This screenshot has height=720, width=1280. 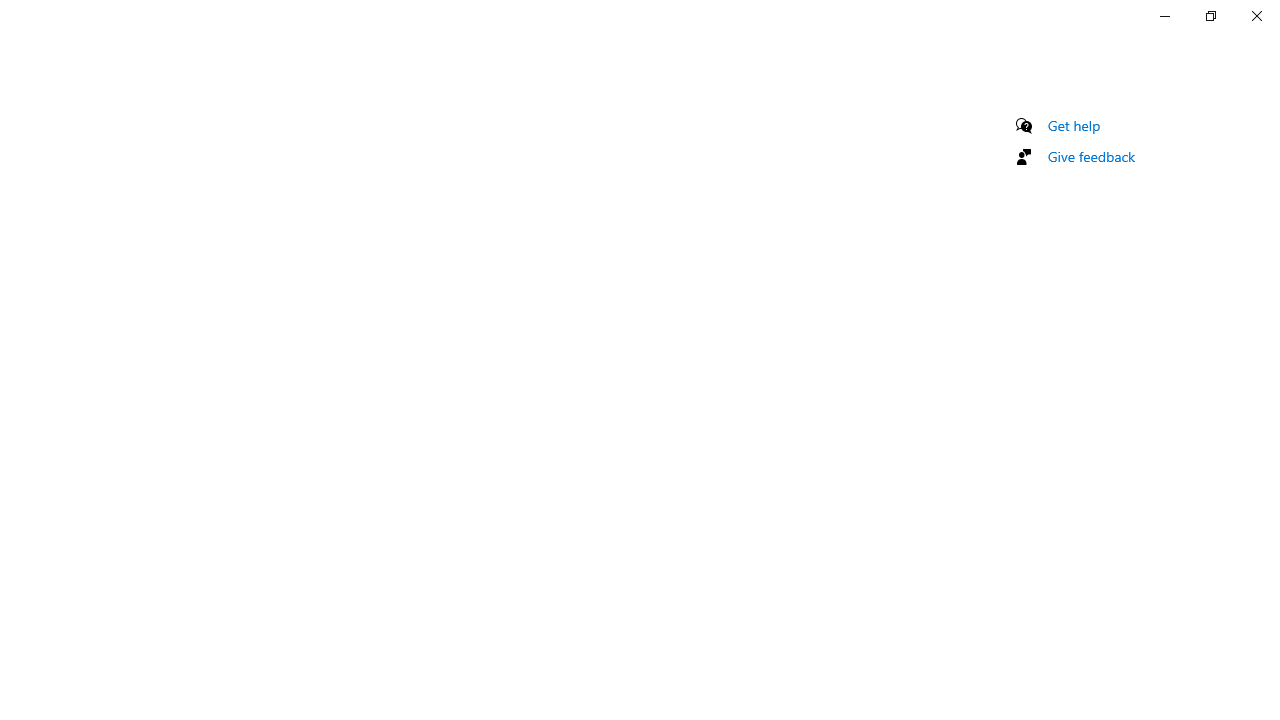 What do you see at coordinates (1090, 155) in the screenshot?
I see `'Give feedback'` at bounding box center [1090, 155].